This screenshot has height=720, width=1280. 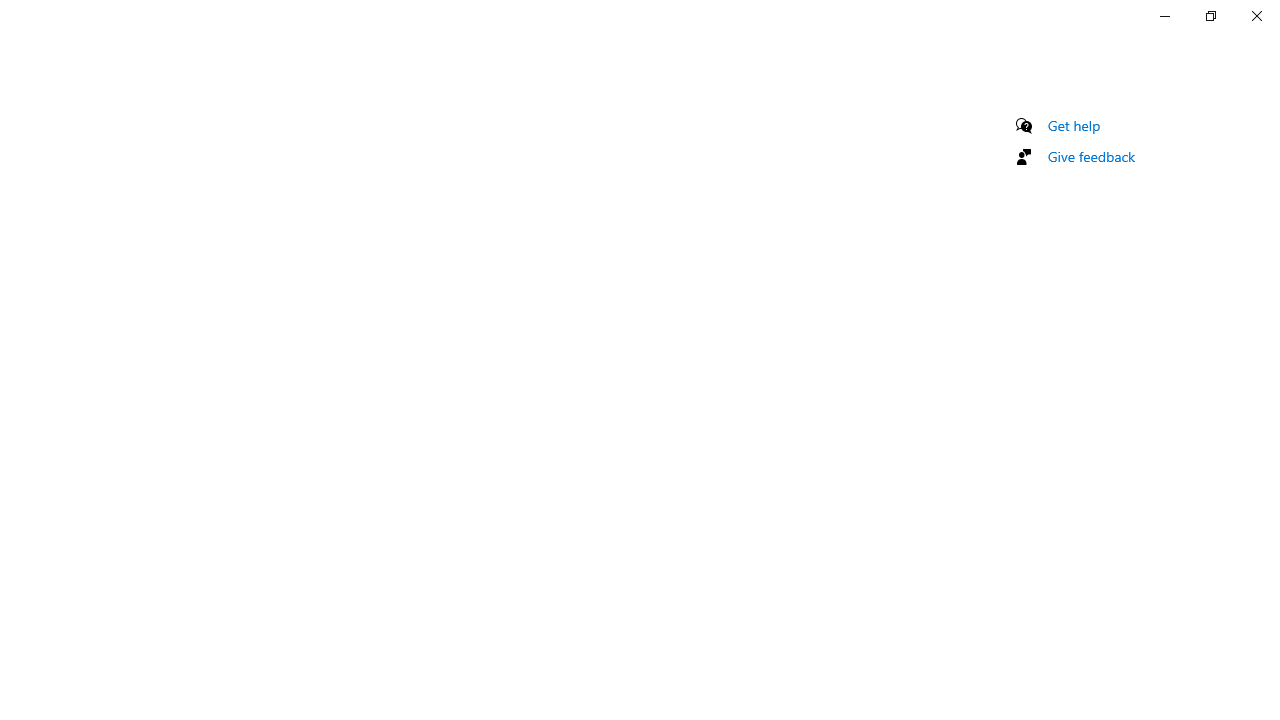 What do you see at coordinates (1090, 155) in the screenshot?
I see `'Give feedback'` at bounding box center [1090, 155].